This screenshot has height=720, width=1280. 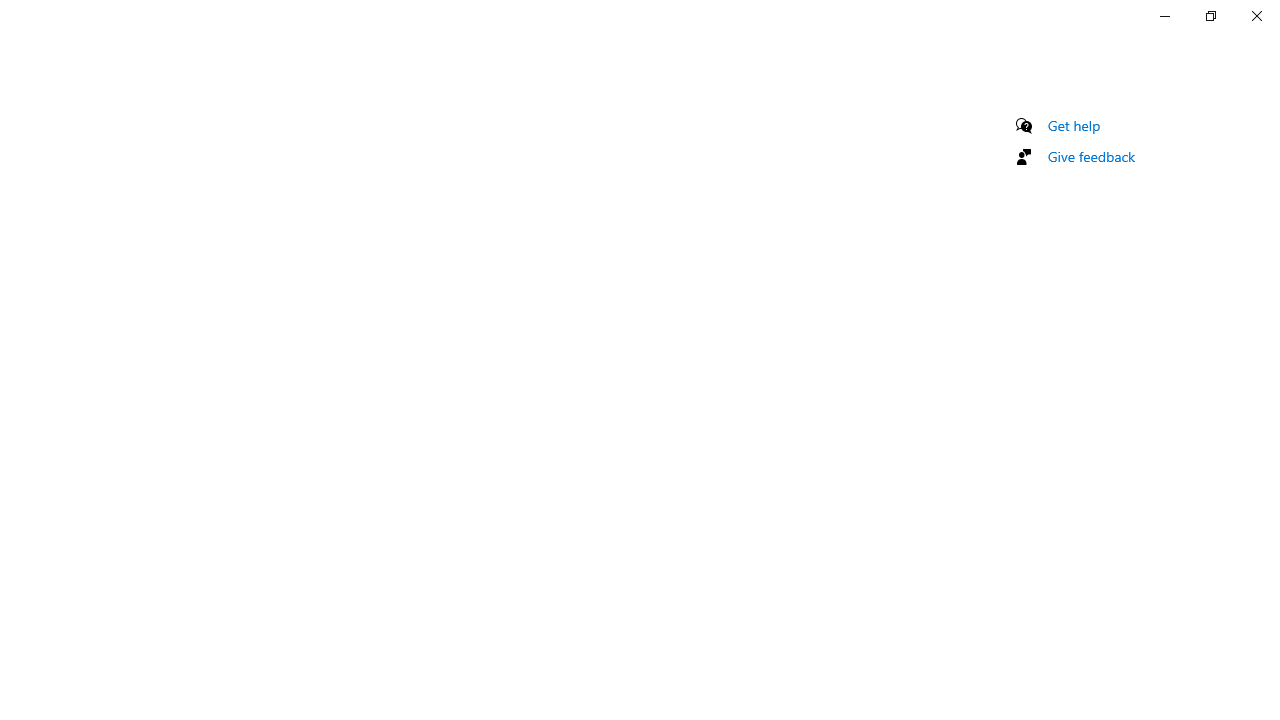 What do you see at coordinates (1090, 155) in the screenshot?
I see `'Give feedback'` at bounding box center [1090, 155].